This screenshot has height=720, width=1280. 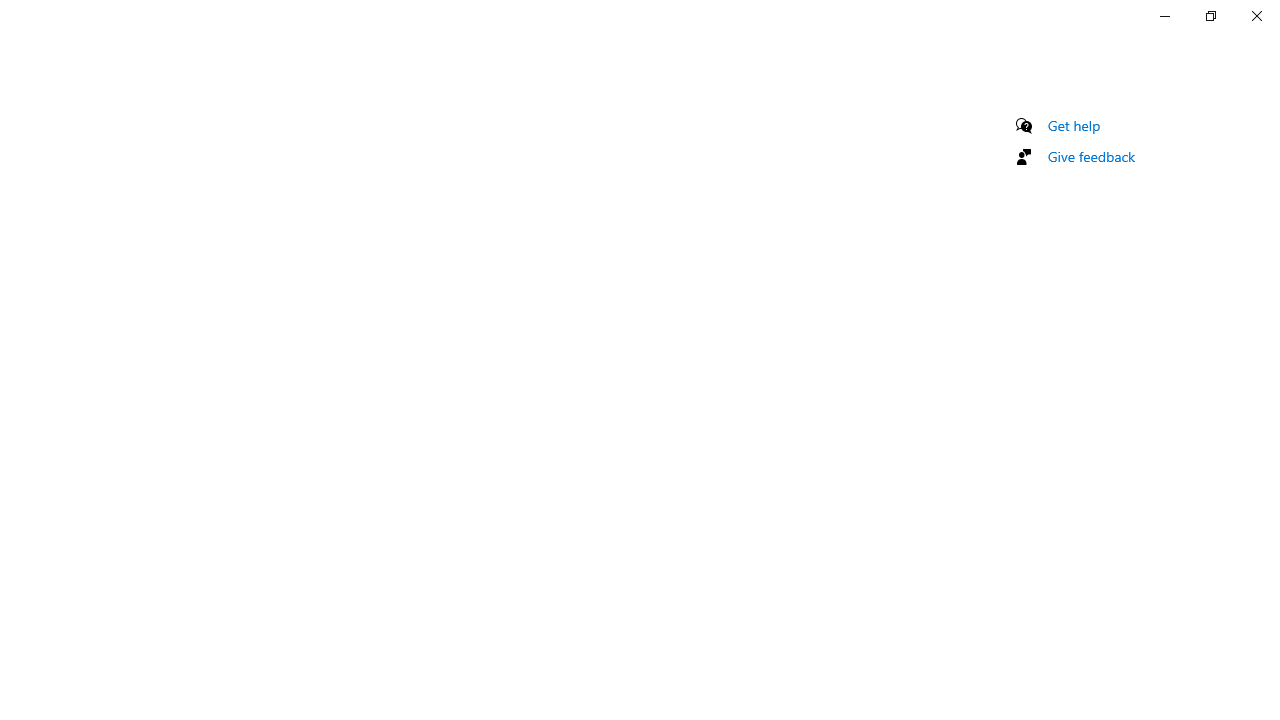 What do you see at coordinates (1090, 155) in the screenshot?
I see `'Give feedback'` at bounding box center [1090, 155].